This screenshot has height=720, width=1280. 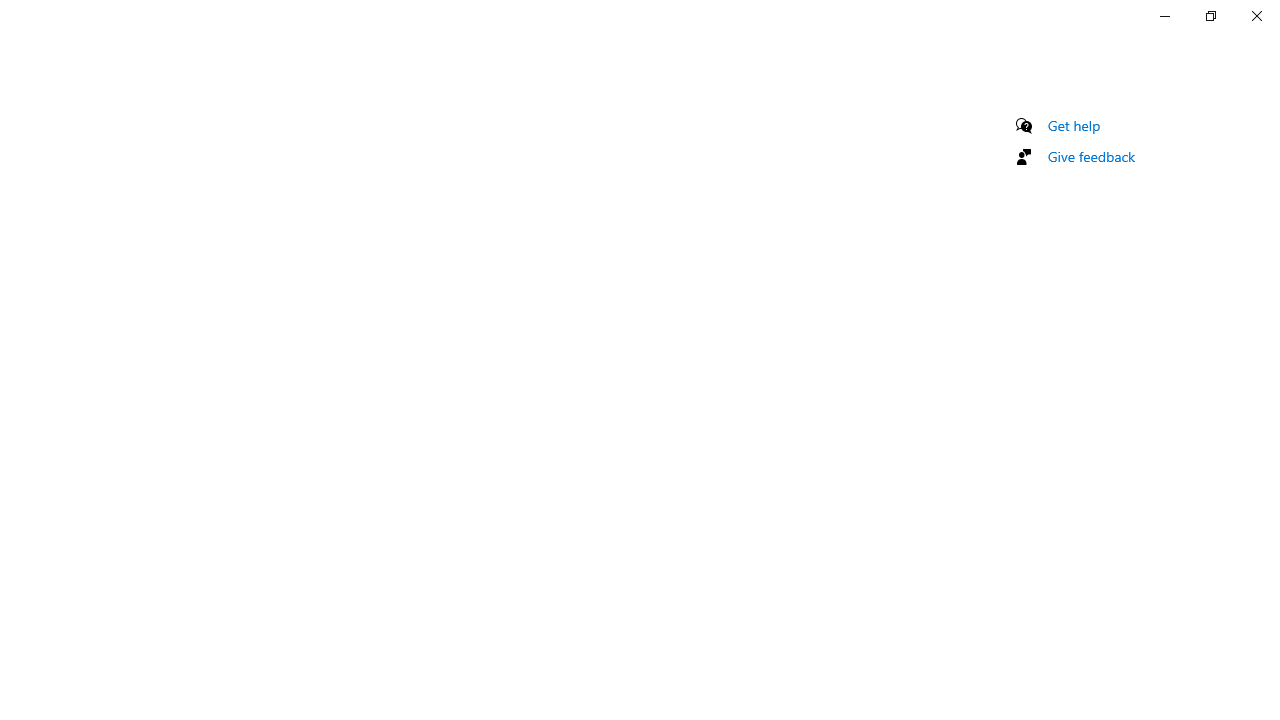 What do you see at coordinates (1090, 155) in the screenshot?
I see `'Give feedback'` at bounding box center [1090, 155].